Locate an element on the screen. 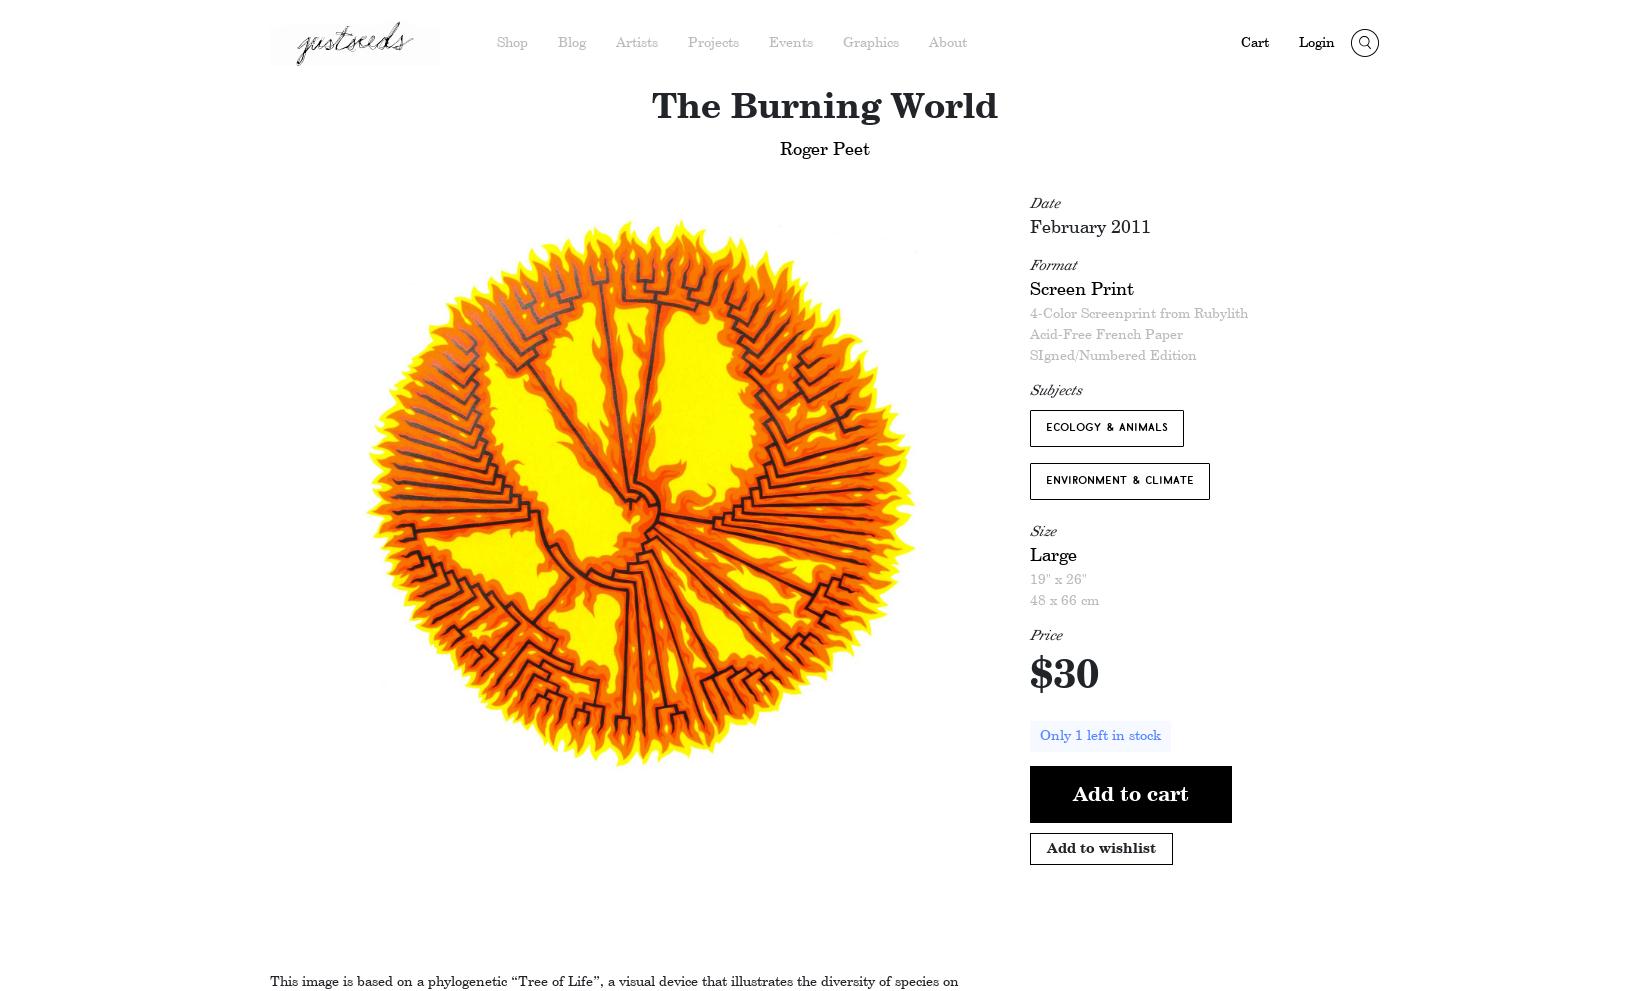  'SIgned/Numbered Edition' is located at coordinates (1113, 355).